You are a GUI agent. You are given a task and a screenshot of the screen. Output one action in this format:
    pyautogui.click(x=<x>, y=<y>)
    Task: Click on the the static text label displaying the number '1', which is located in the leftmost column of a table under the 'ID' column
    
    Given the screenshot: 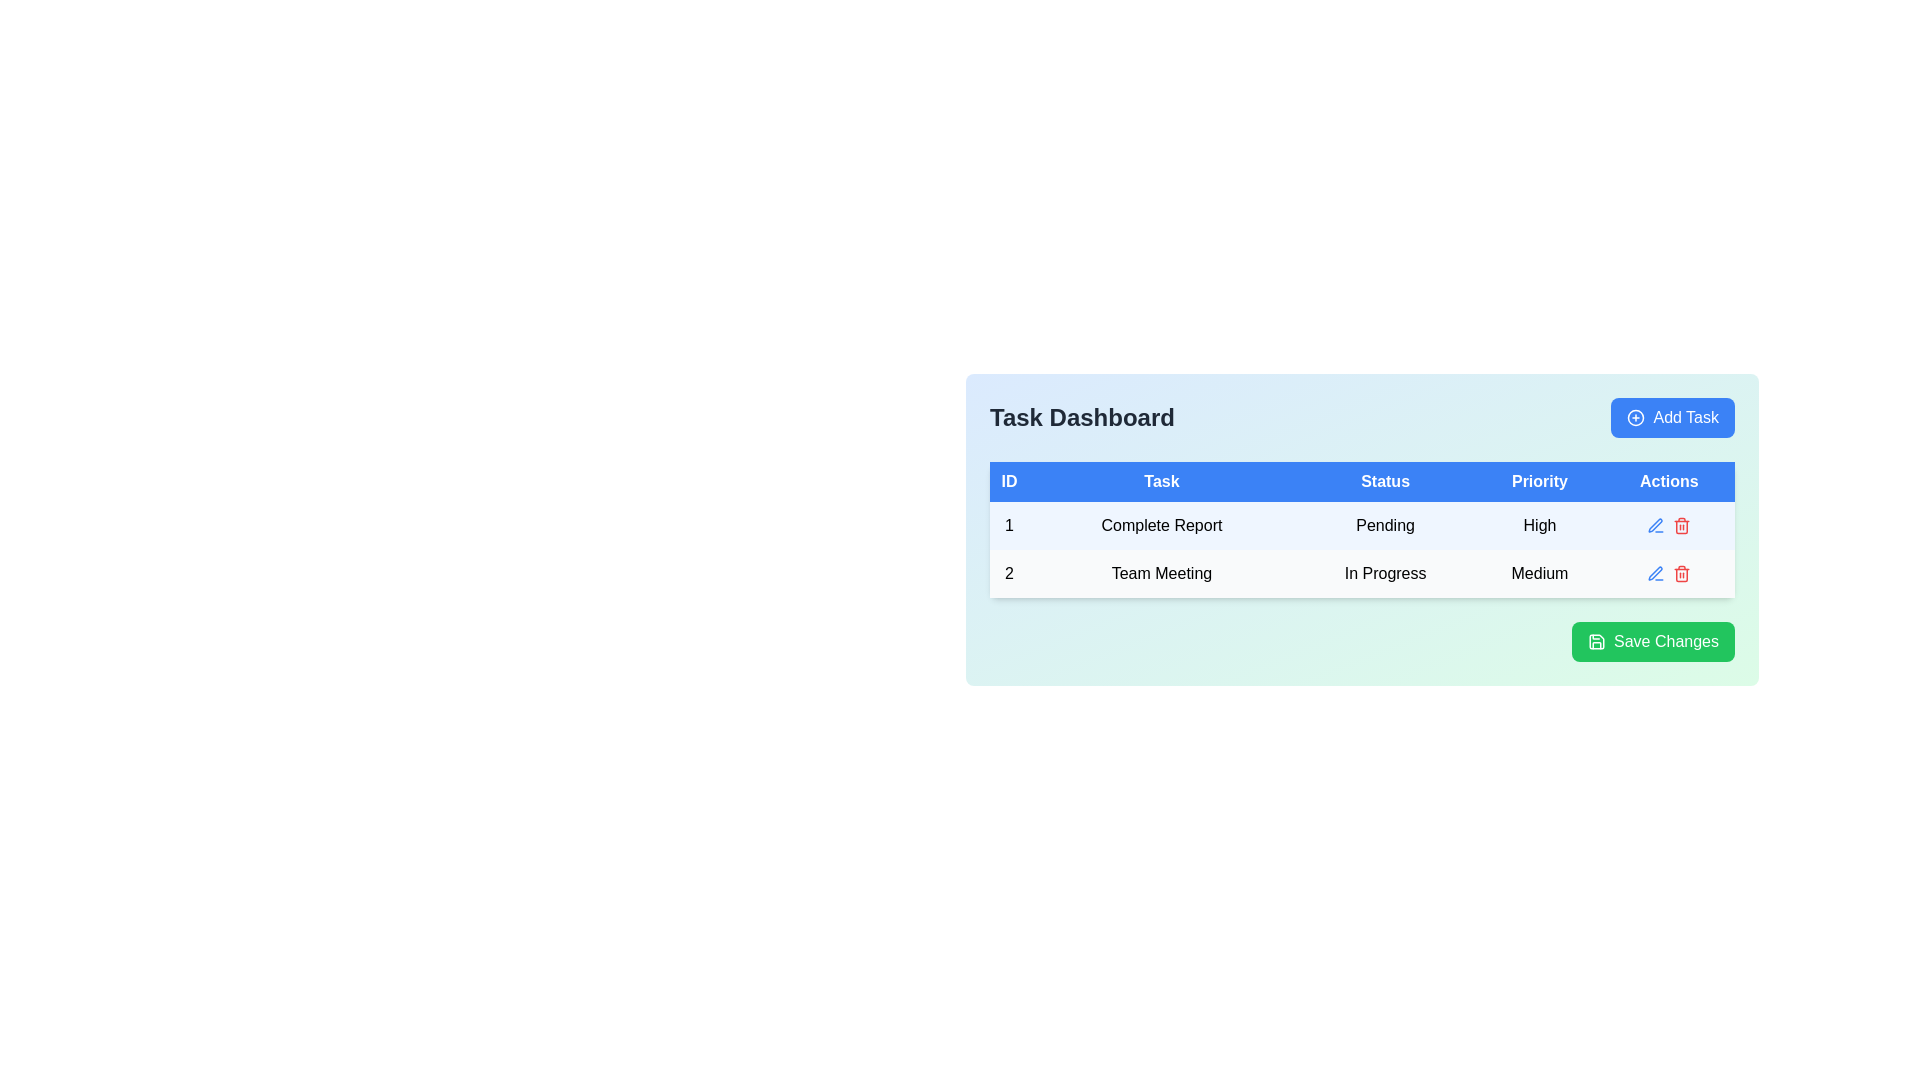 What is the action you would take?
    pyautogui.click(x=1009, y=524)
    